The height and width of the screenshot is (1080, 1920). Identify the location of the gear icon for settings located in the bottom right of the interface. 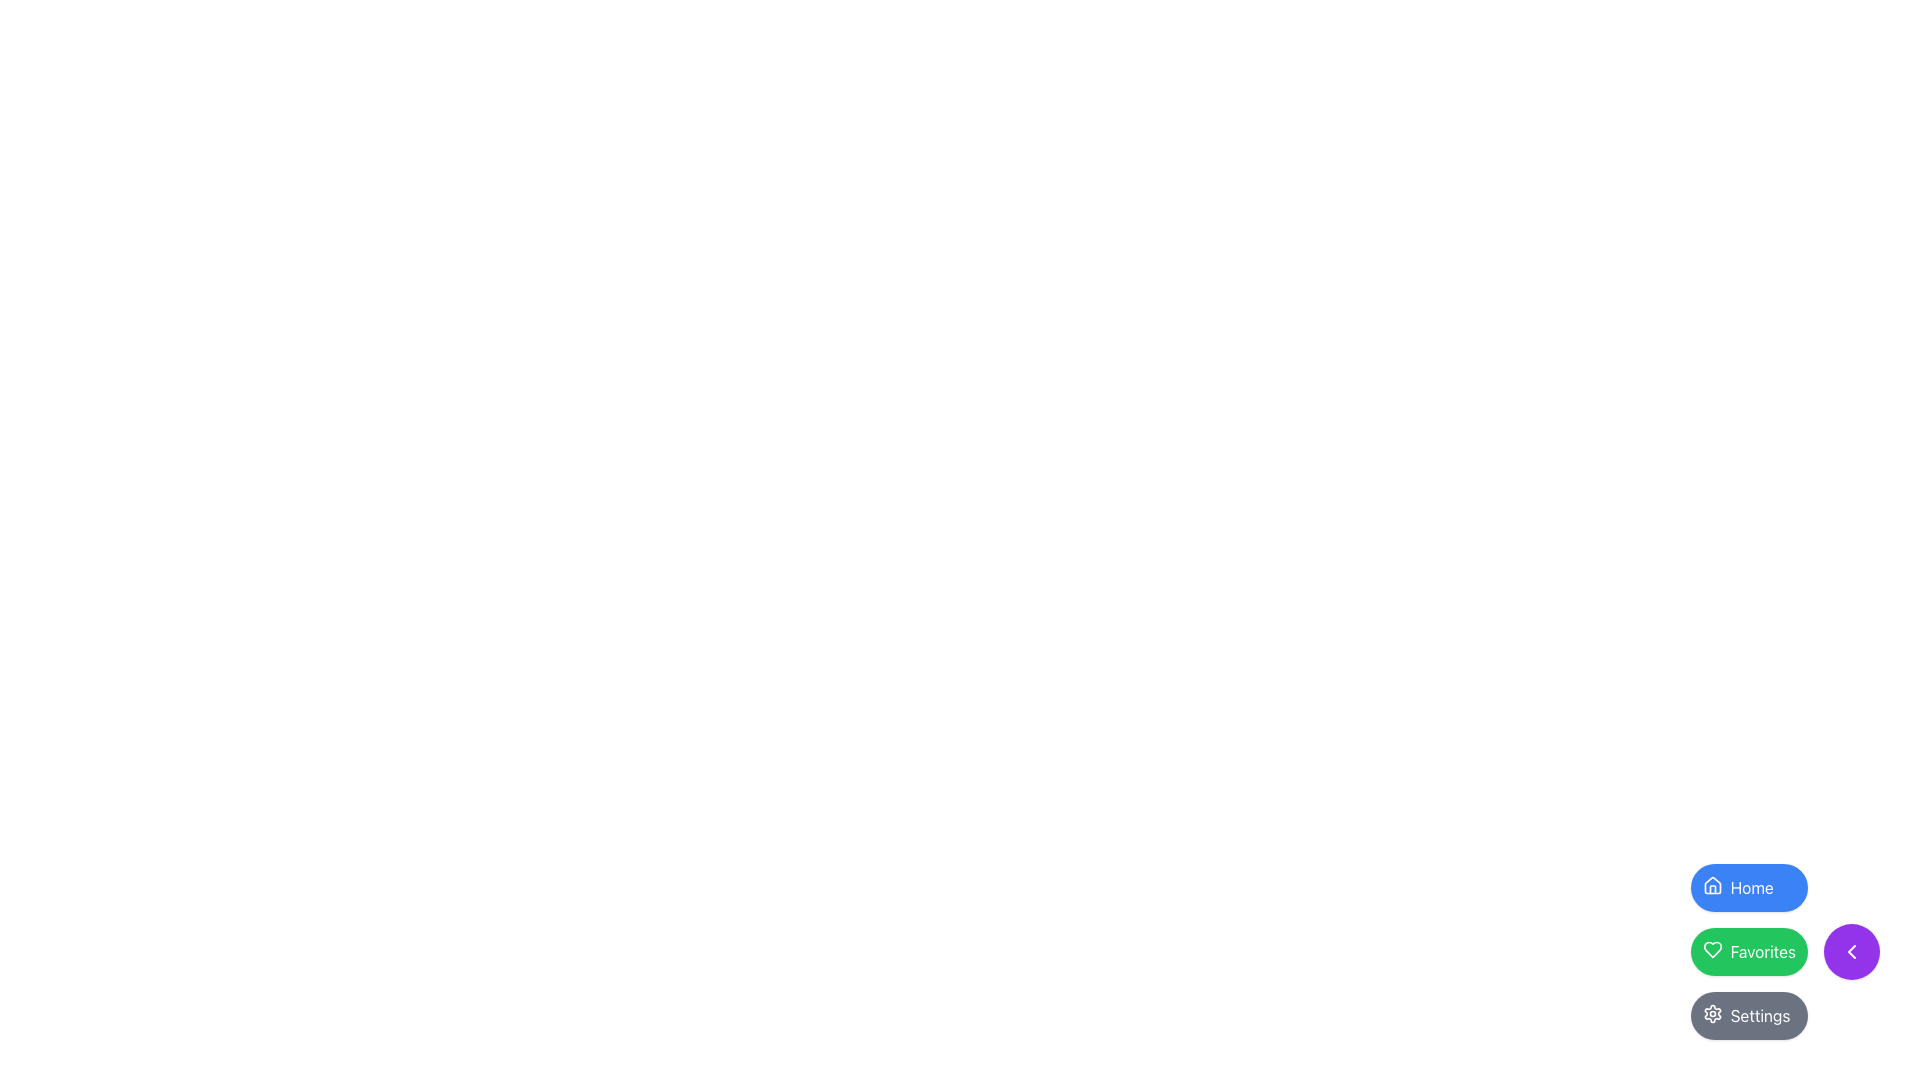
(1711, 1014).